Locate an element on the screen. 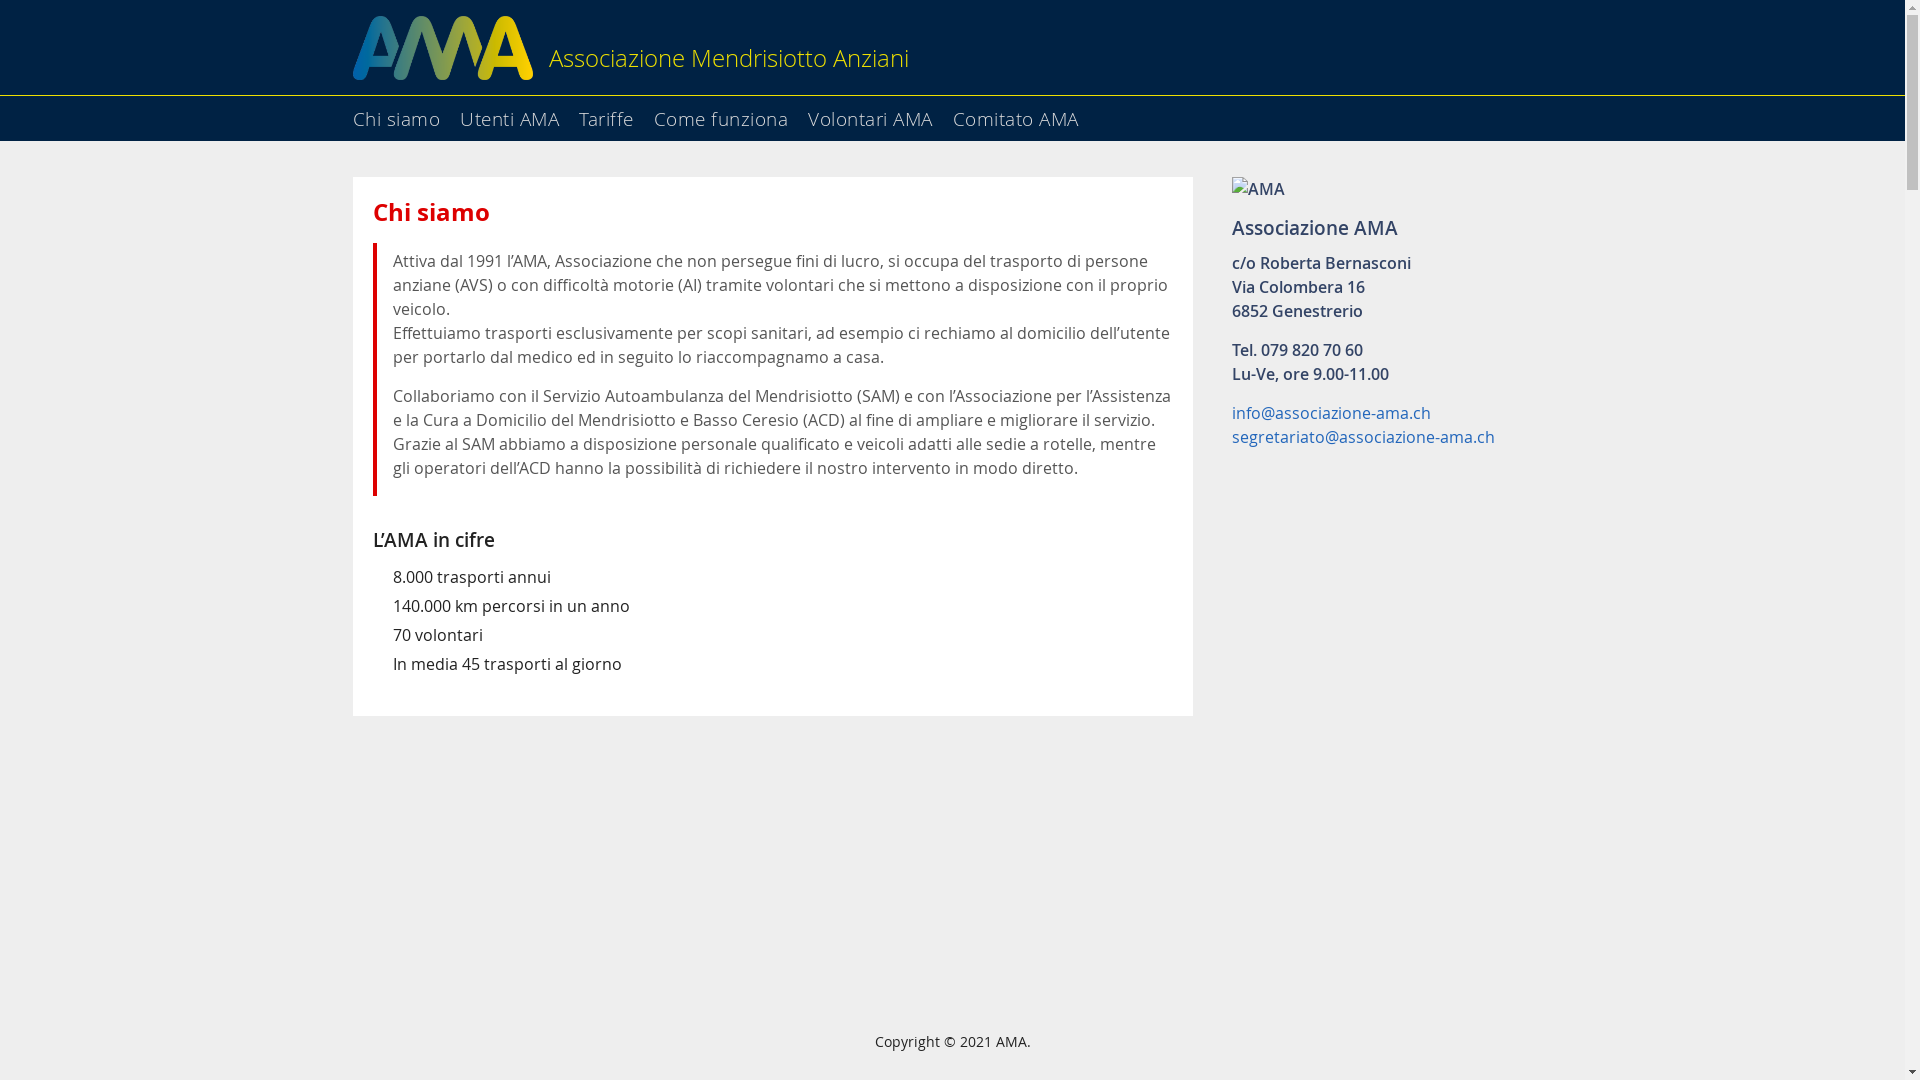  'Comitato AMA' is located at coordinates (1022, 111).